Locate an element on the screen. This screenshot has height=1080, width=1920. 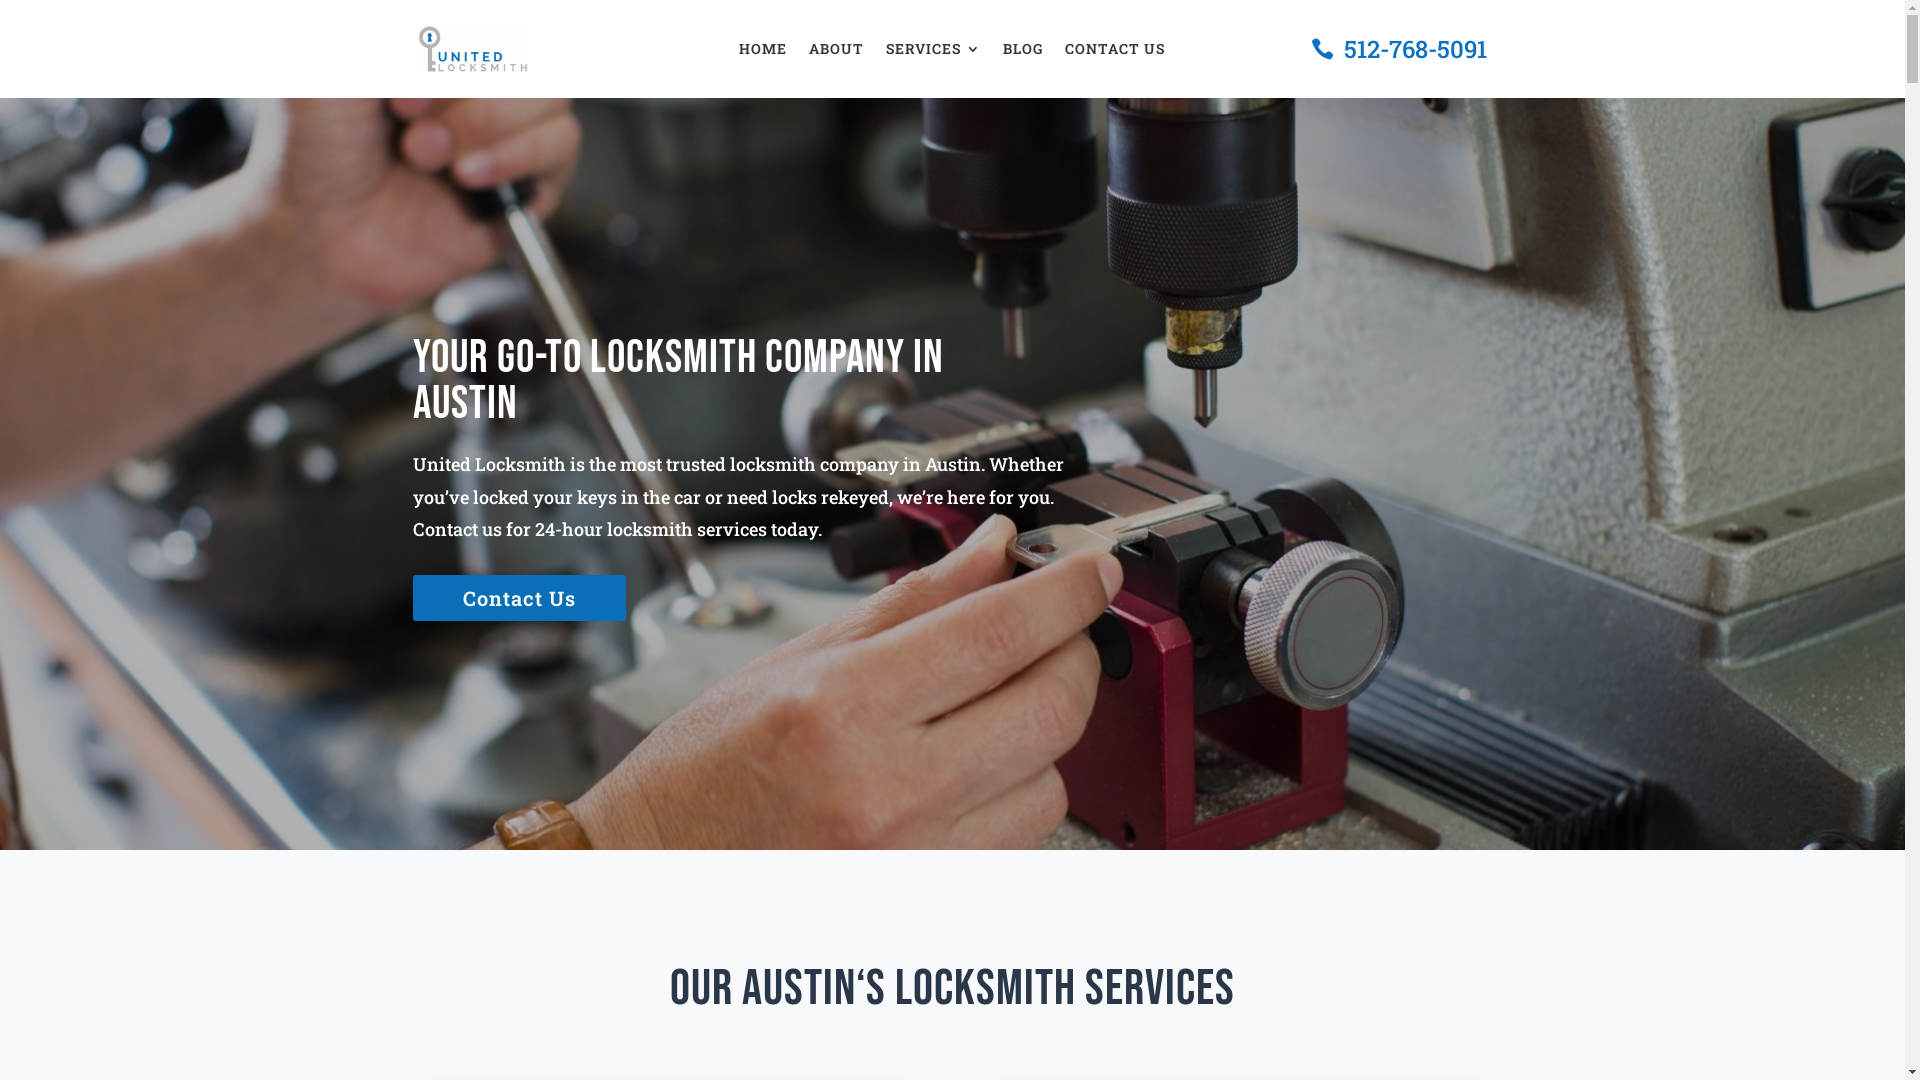
'SERVICES' is located at coordinates (932, 52).